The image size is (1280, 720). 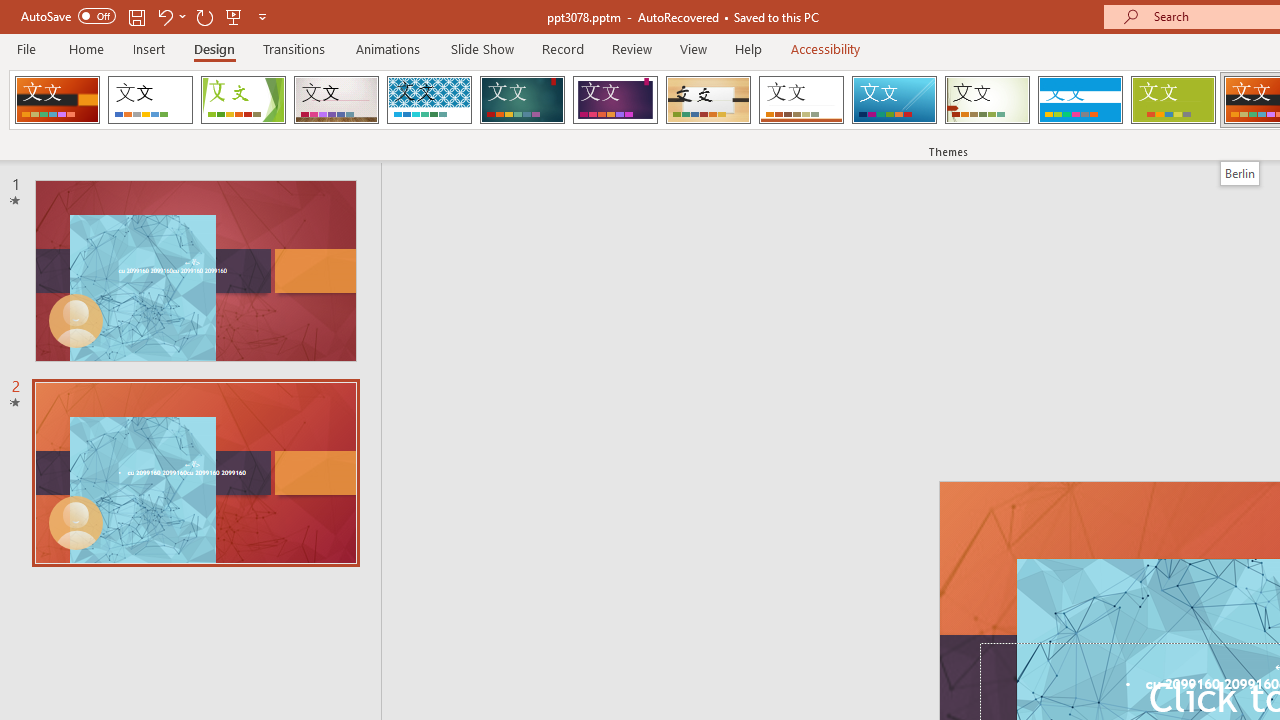 I want to click on 'Facet', so click(x=242, y=100).